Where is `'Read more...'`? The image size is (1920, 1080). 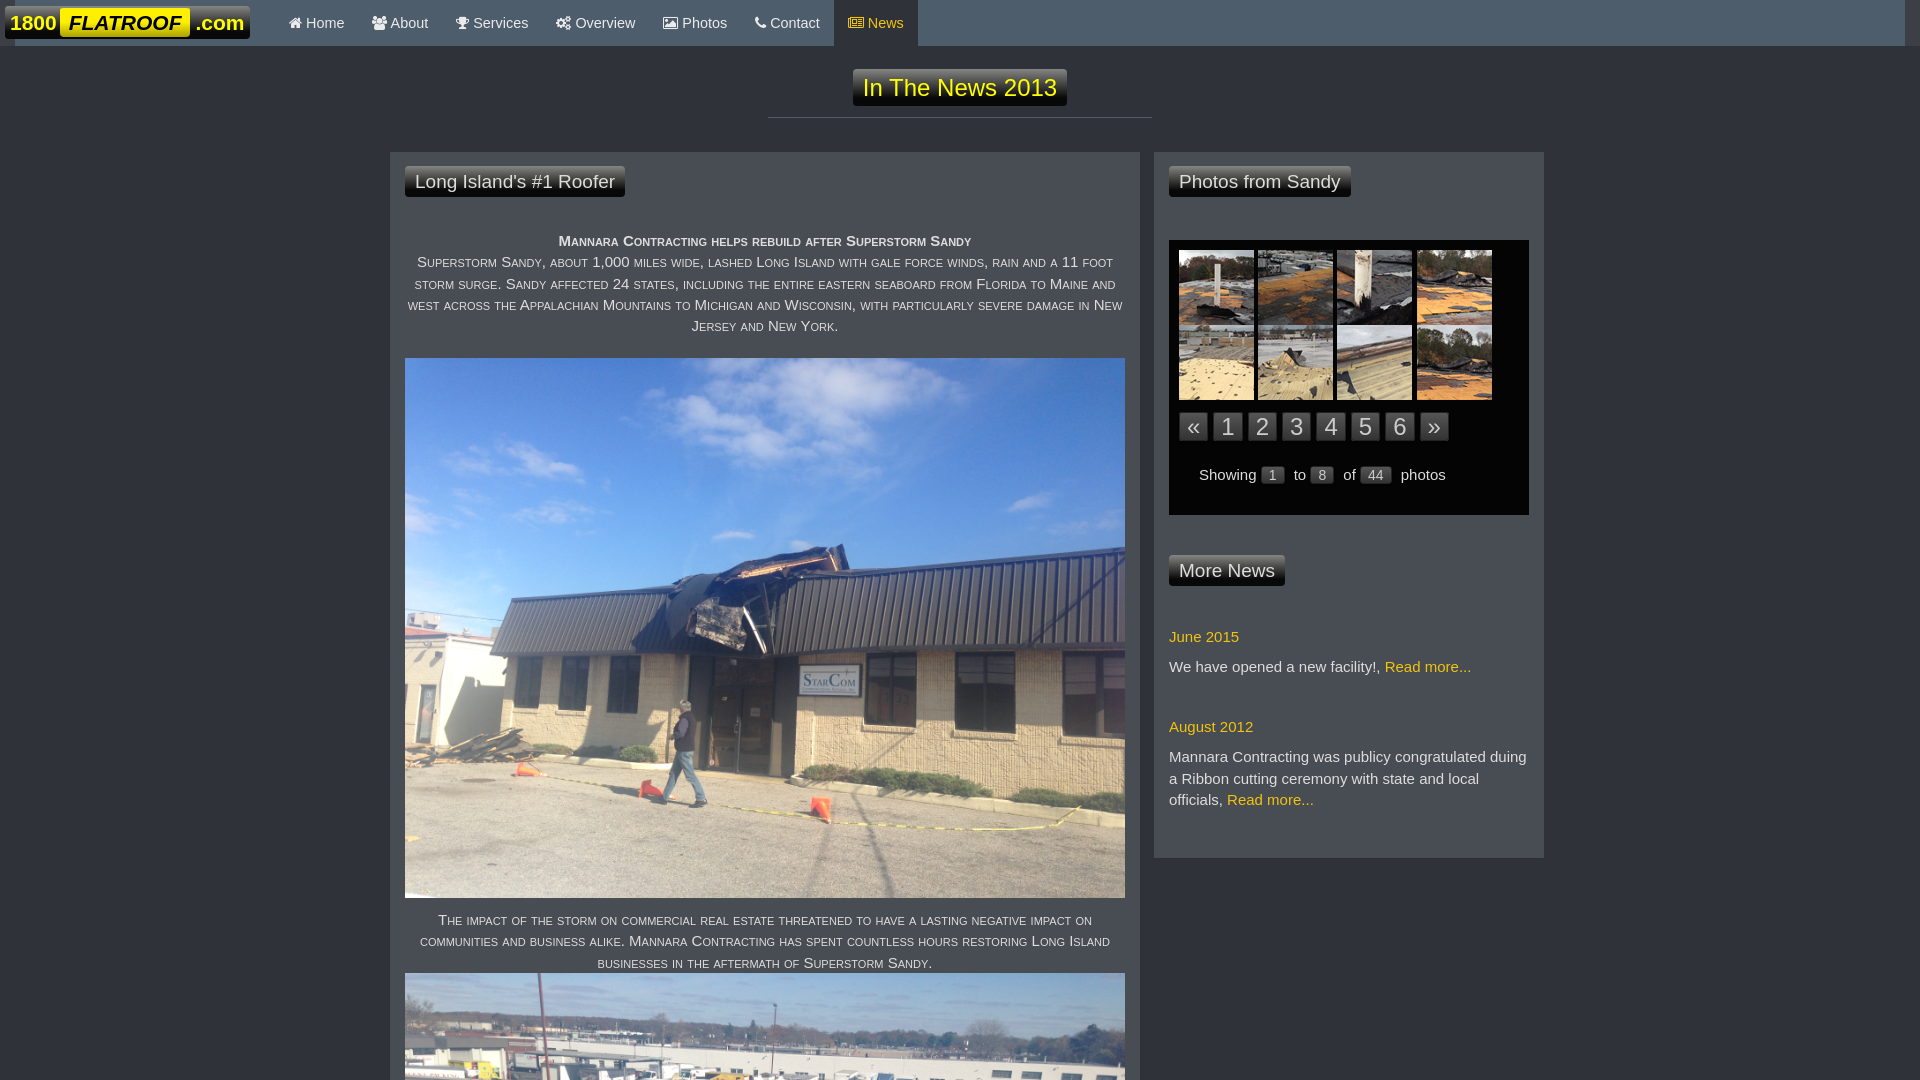 'Read more...' is located at coordinates (1269, 798).